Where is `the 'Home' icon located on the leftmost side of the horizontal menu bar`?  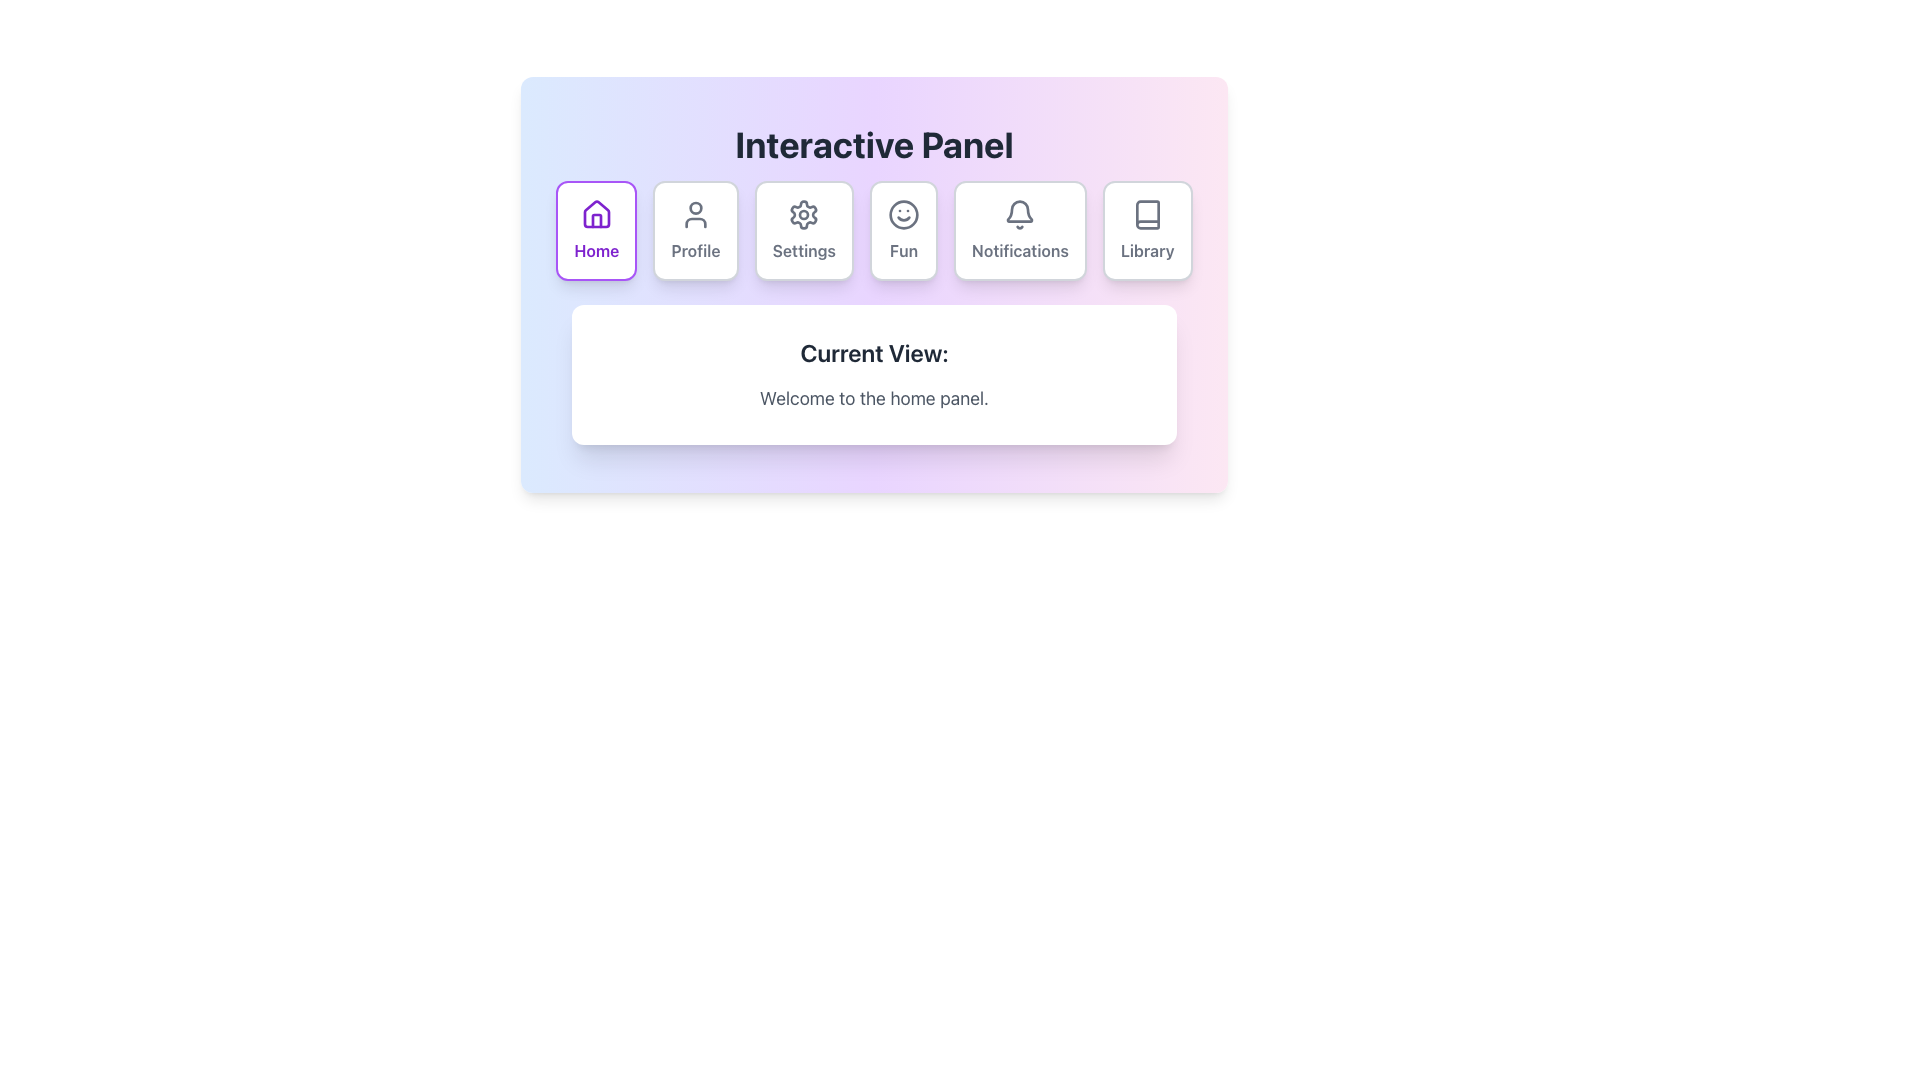 the 'Home' icon located on the leftmost side of the horizontal menu bar is located at coordinates (595, 214).